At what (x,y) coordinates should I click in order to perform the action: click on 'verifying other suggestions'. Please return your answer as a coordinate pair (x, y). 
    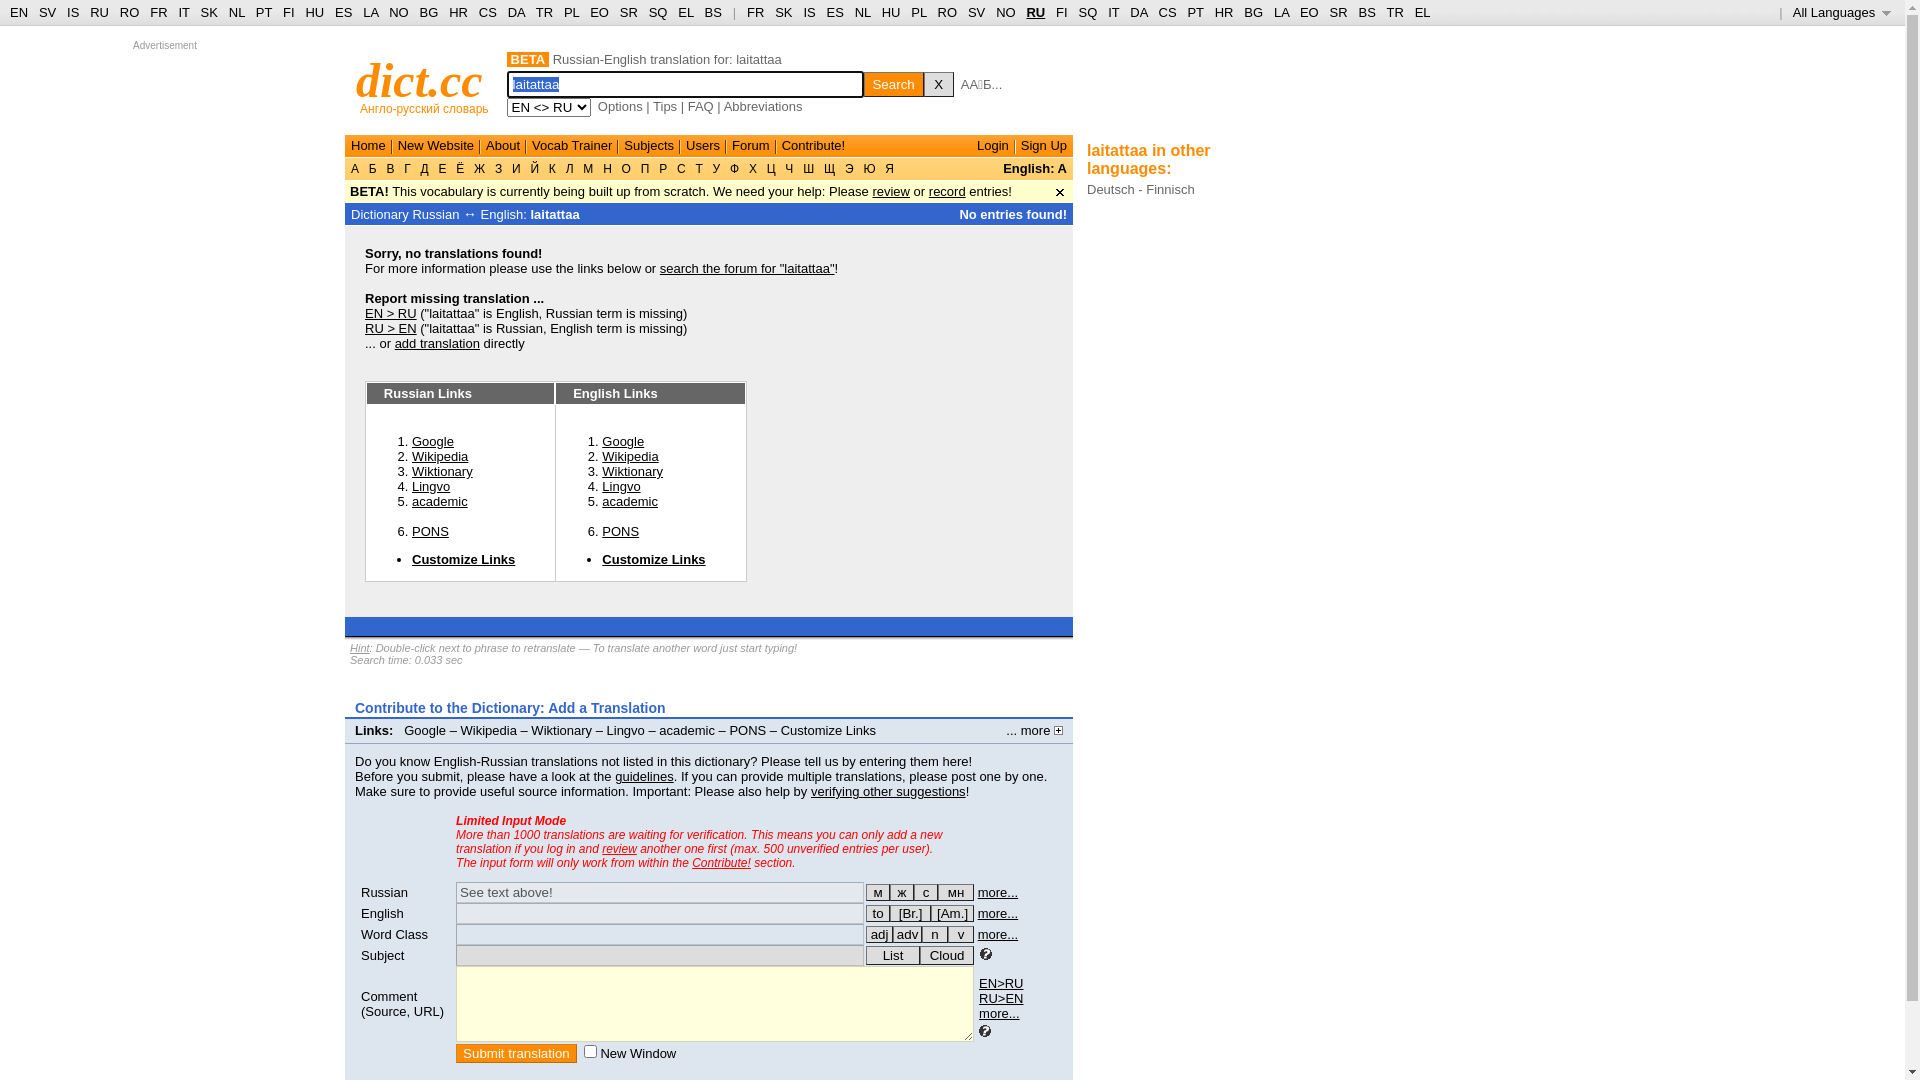
    Looking at the image, I should click on (887, 790).